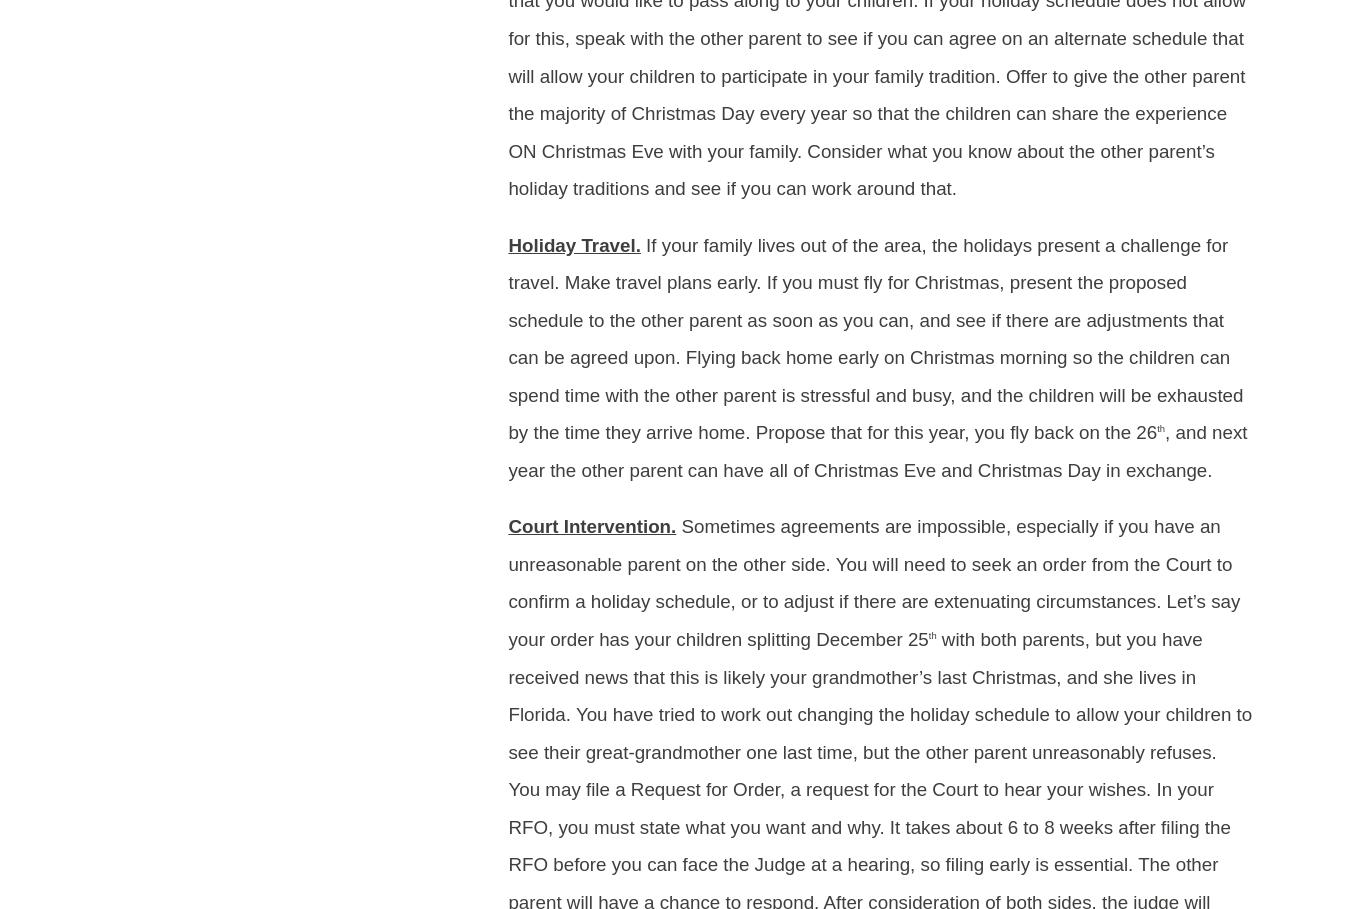 The width and height of the screenshot is (1350, 909). What do you see at coordinates (360, 68) in the screenshot?
I see `'Our Team'` at bounding box center [360, 68].